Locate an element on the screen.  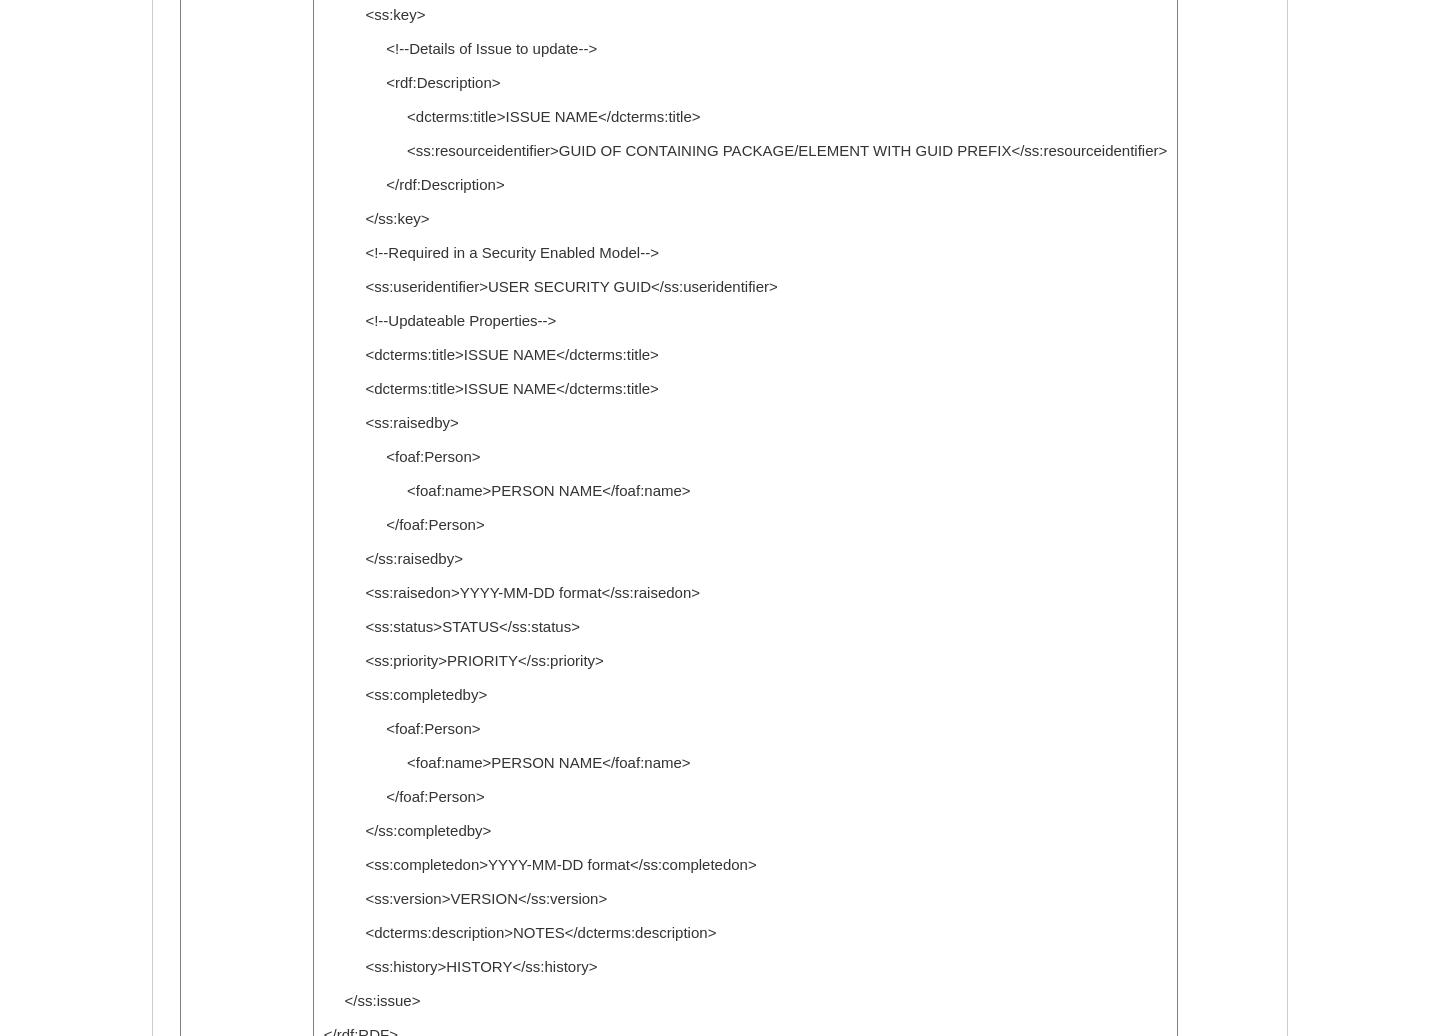
'<ss:version>VERSION</ss:version>' is located at coordinates (464, 898).